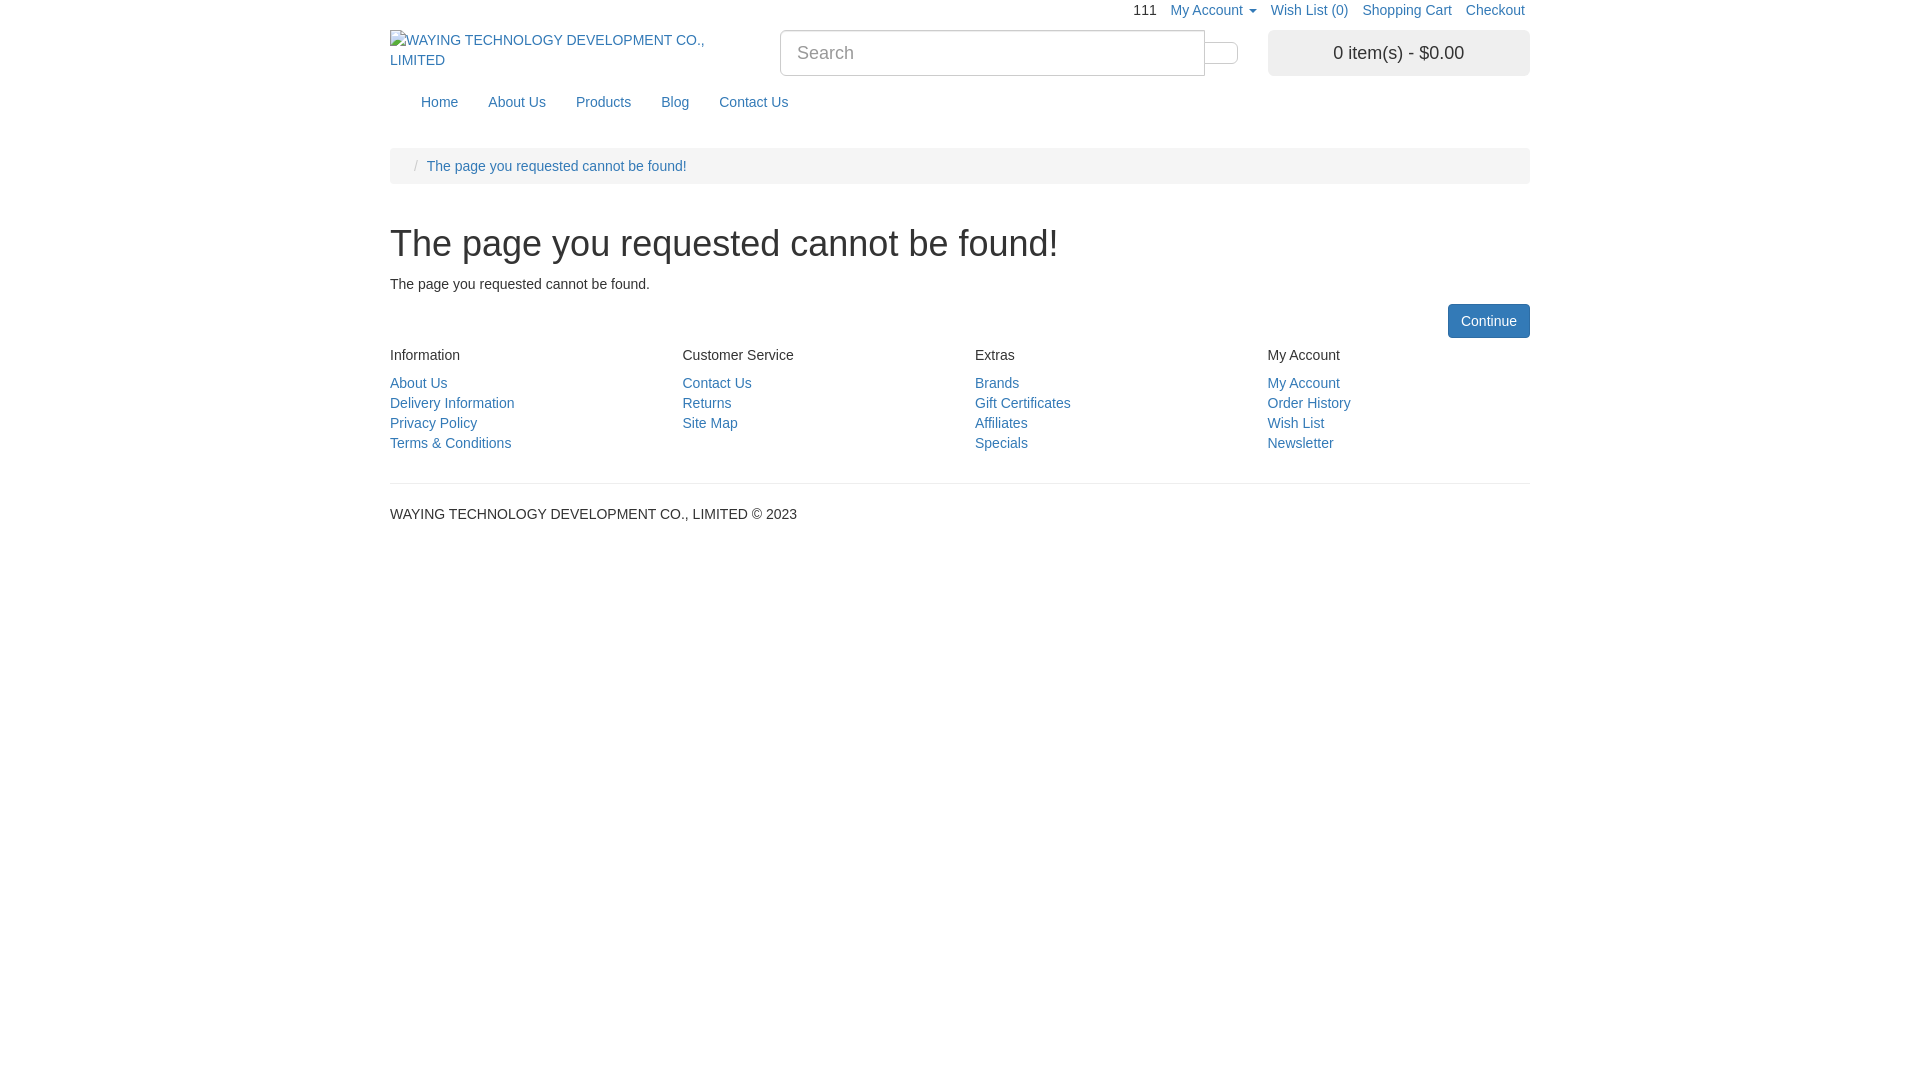  What do you see at coordinates (1495, 10) in the screenshot?
I see `'Checkout'` at bounding box center [1495, 10].